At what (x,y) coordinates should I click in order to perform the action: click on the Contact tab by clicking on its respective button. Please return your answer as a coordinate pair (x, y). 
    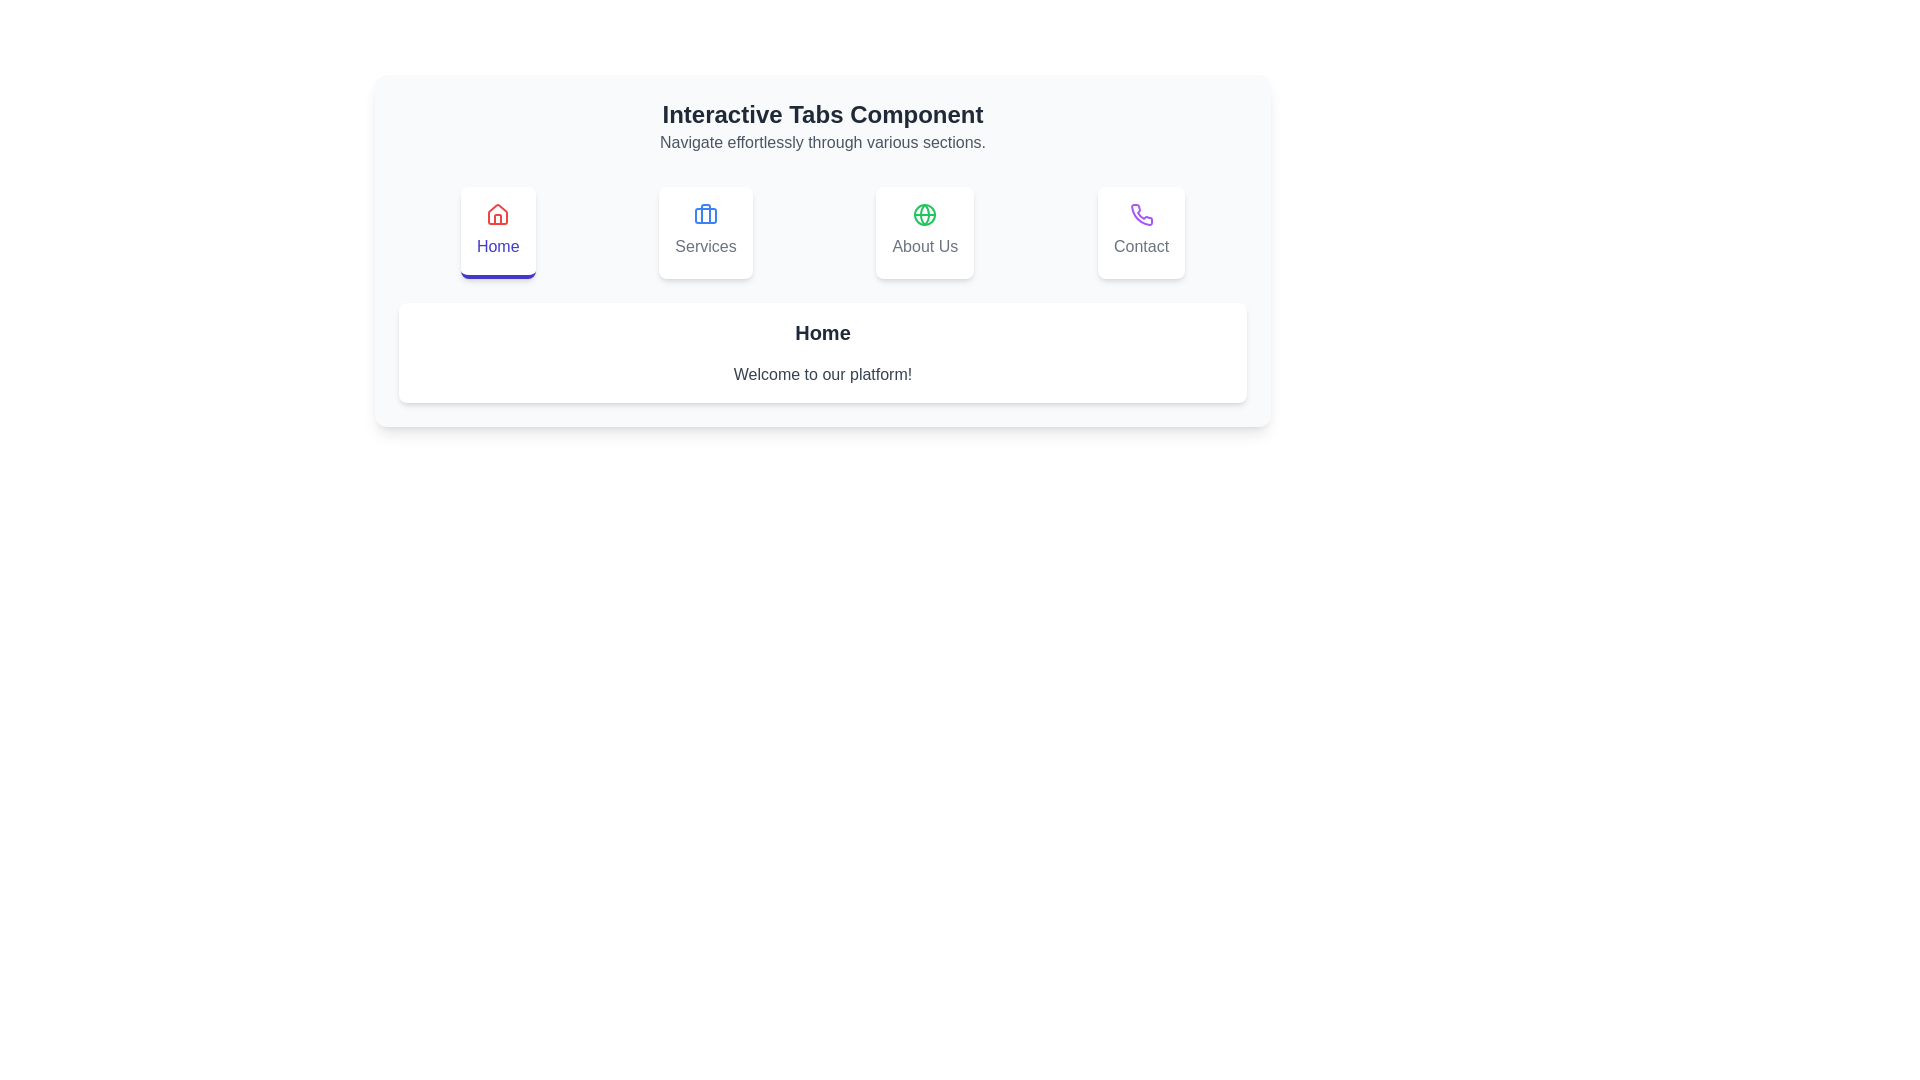
    Looking at the image, I should click on (1142, 231).